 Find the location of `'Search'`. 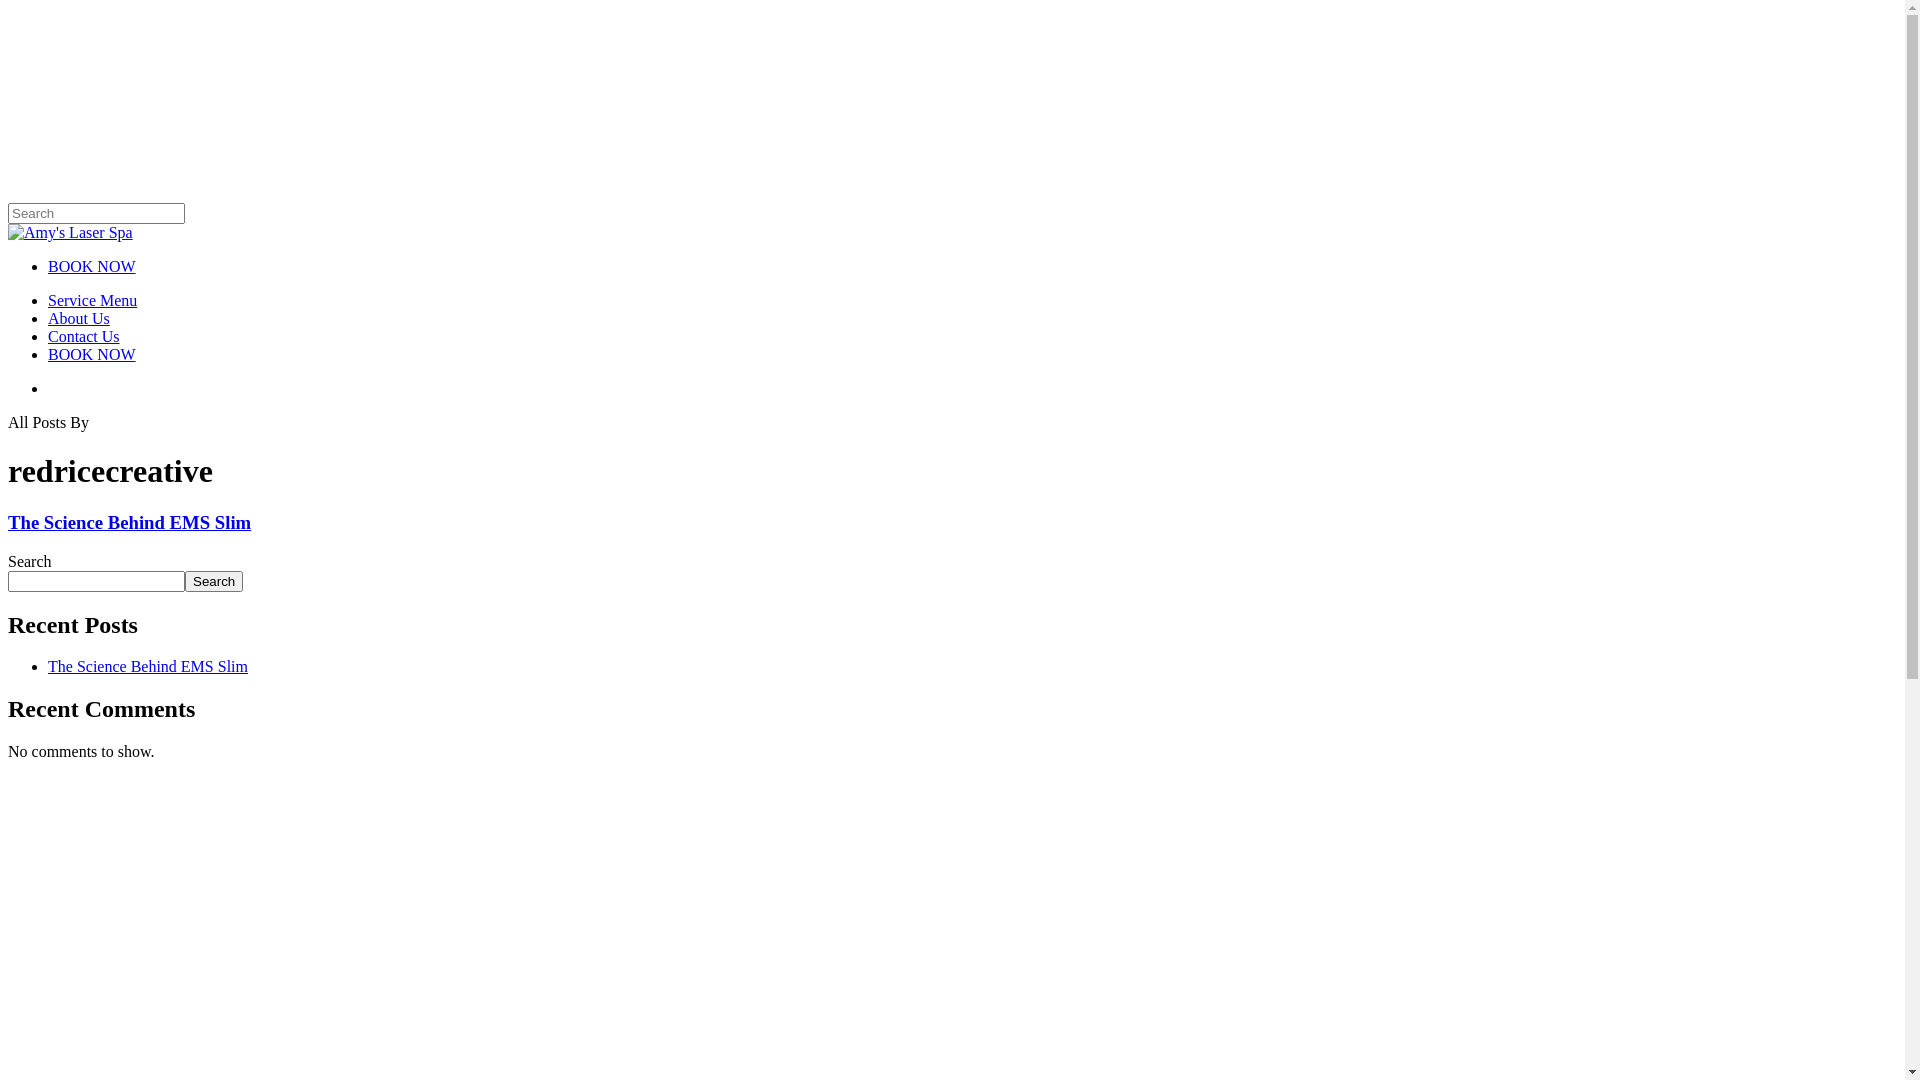

'Search' is located at coordinates (185, 581).